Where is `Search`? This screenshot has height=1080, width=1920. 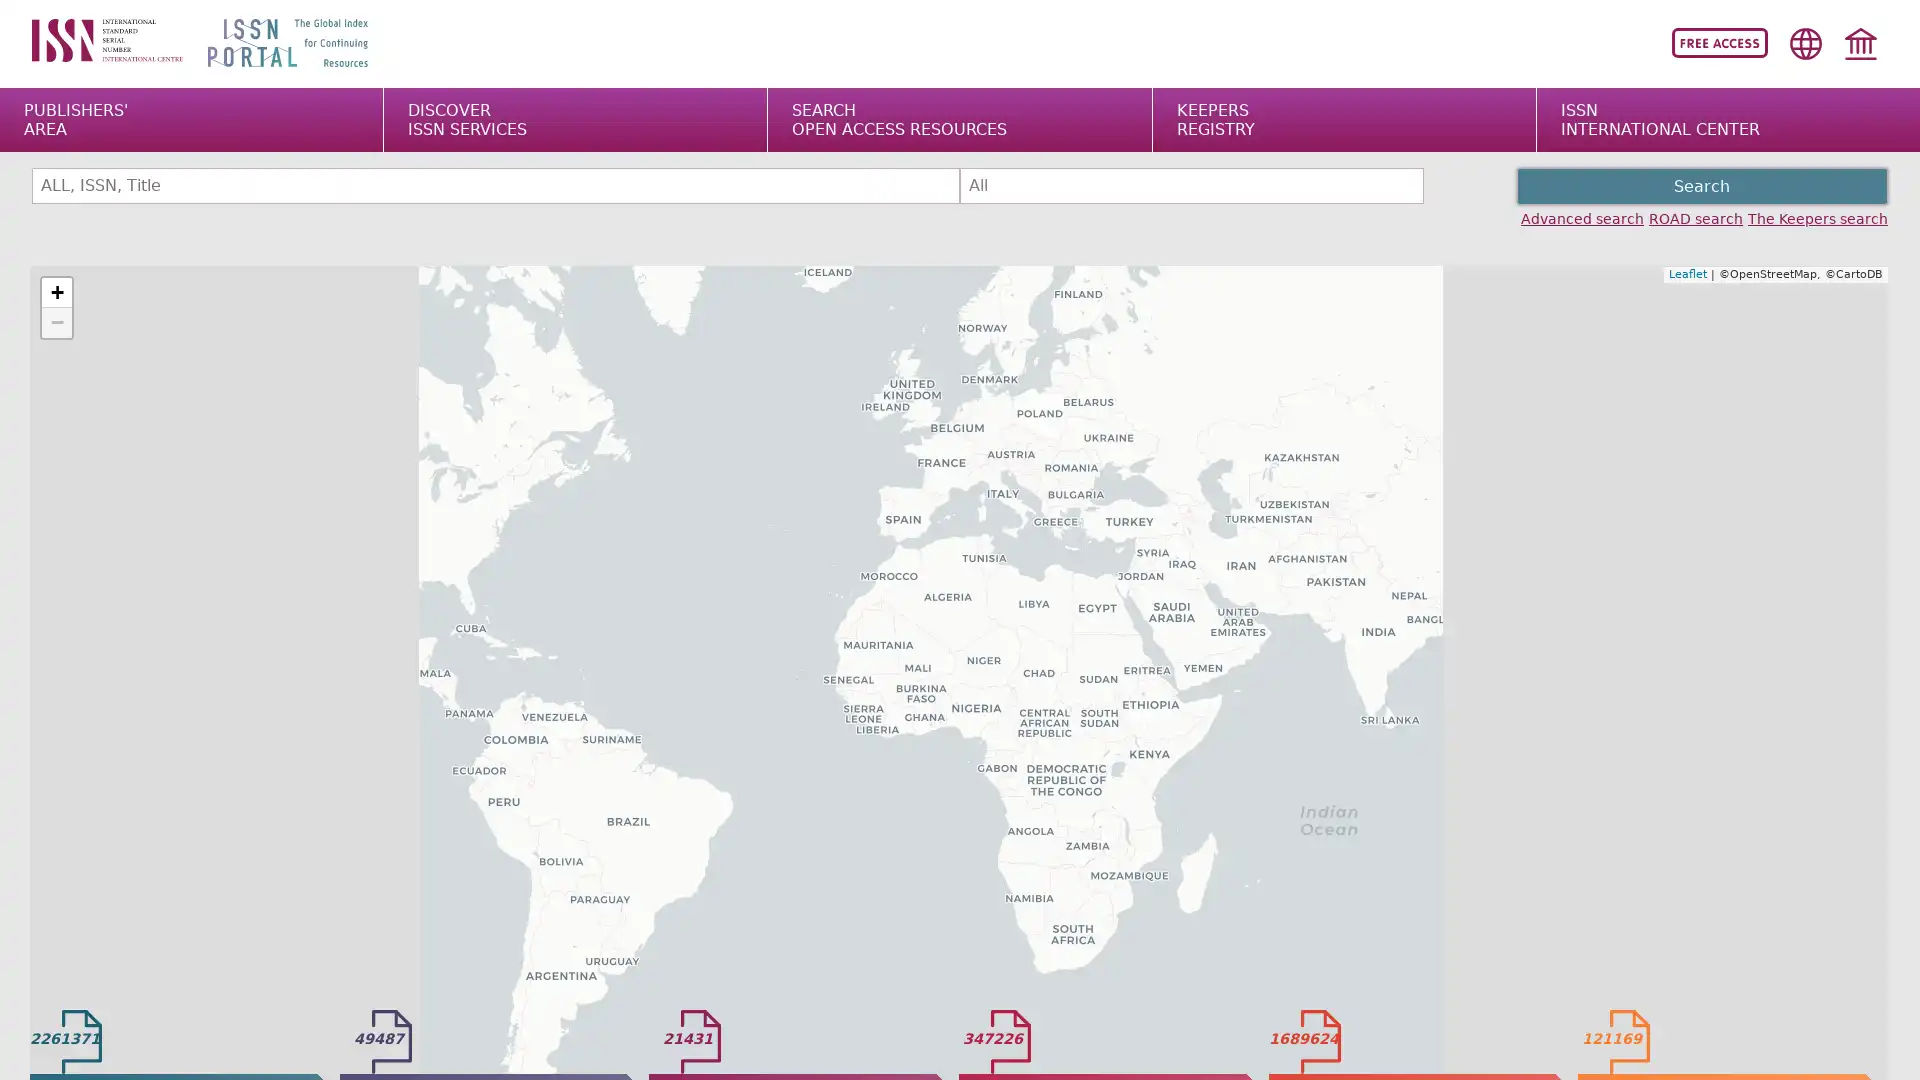
Search is located at coordinates (1701, 186).